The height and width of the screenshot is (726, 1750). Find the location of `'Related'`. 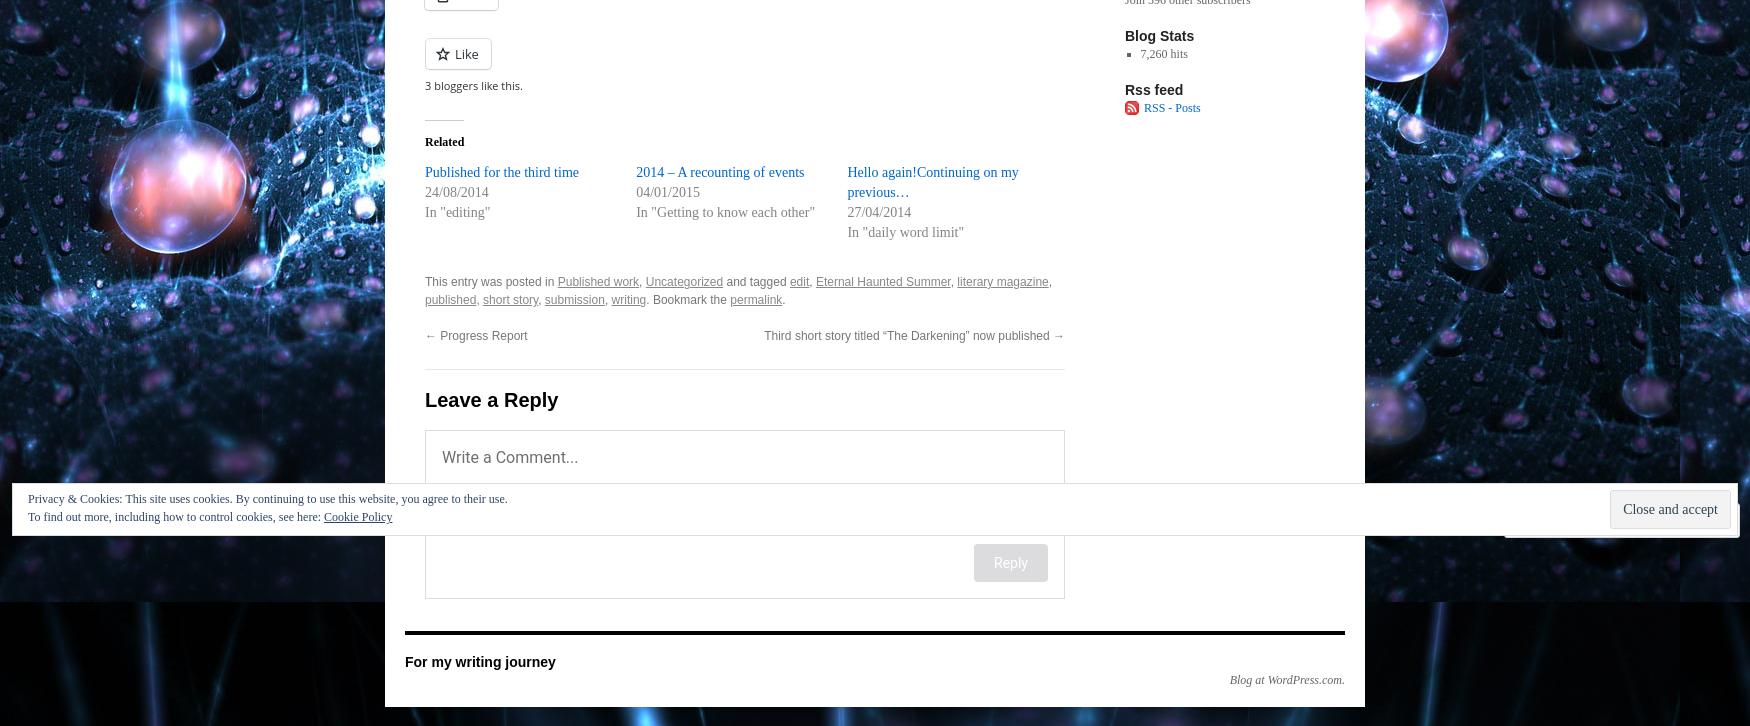

'Related' is located at coordinates (444, 142).